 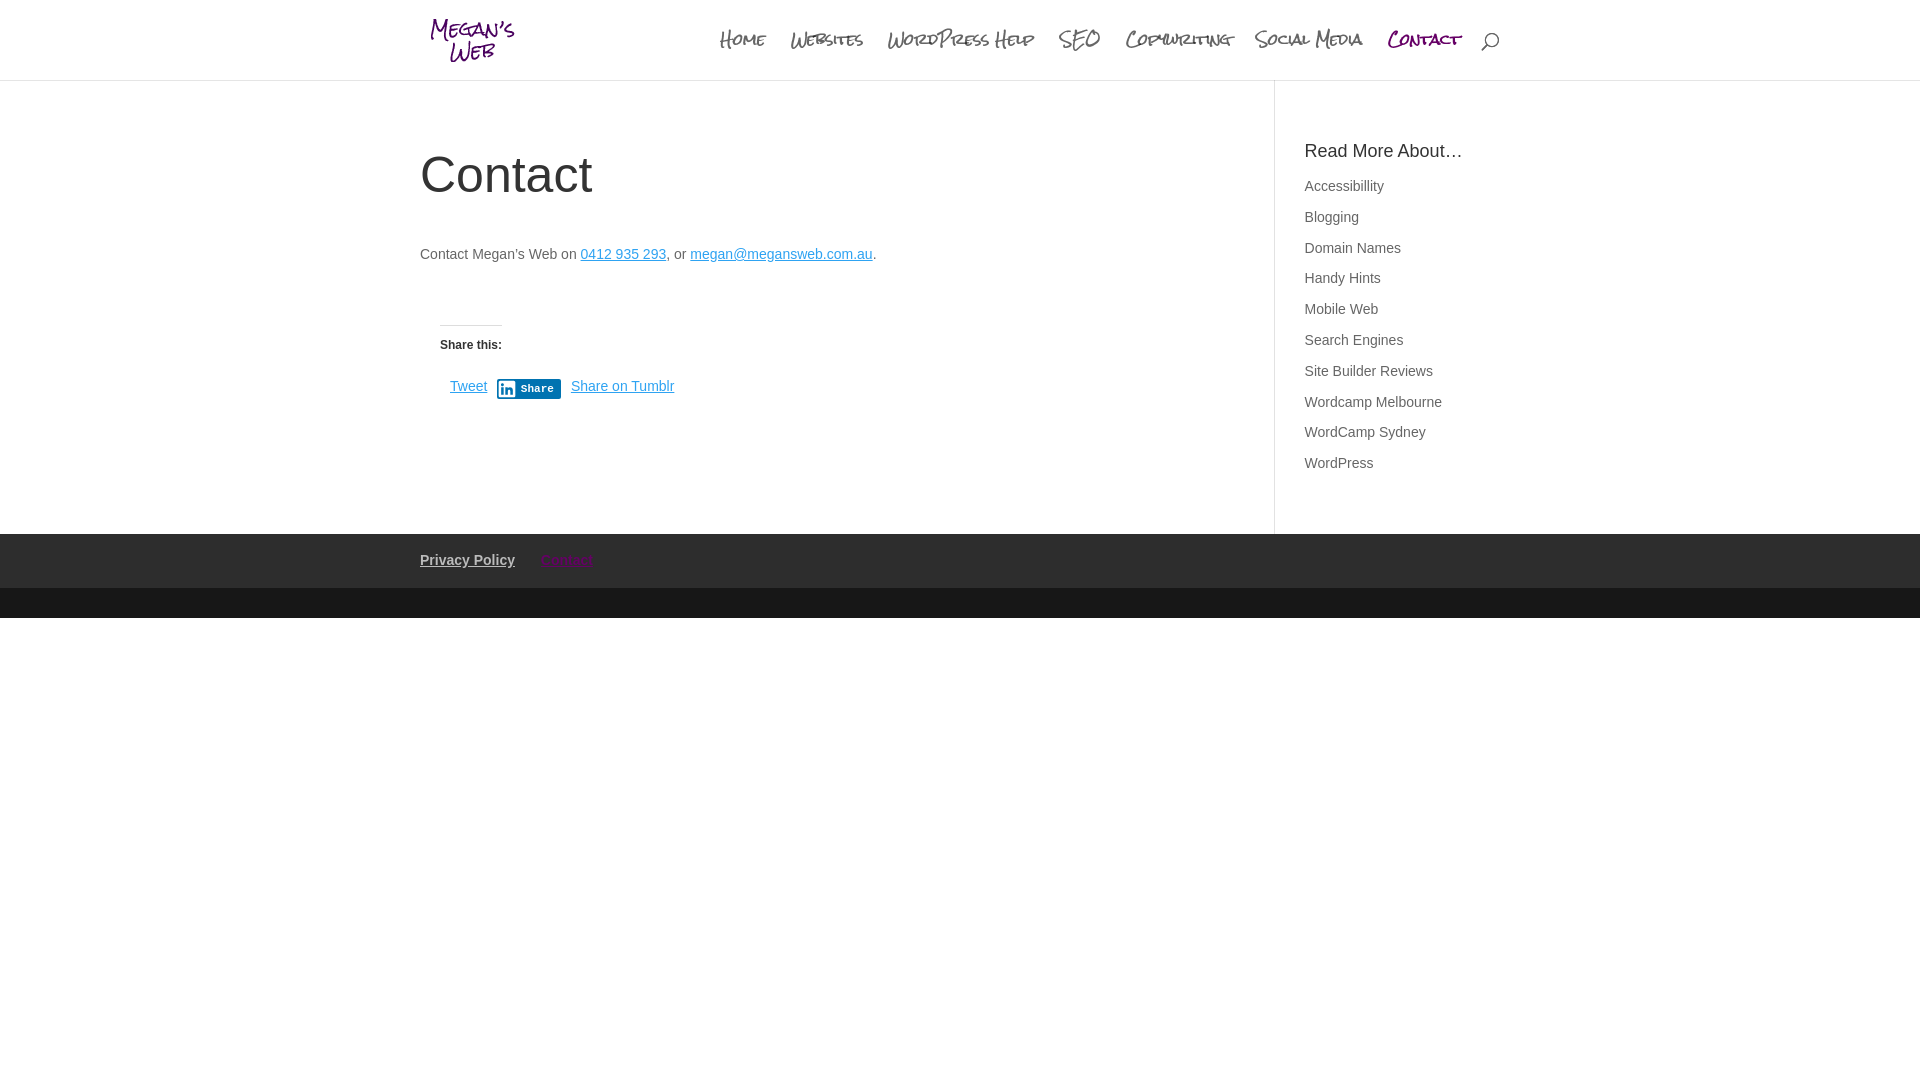 I want to click on 'Accessibillity', so click(x=1344, y=185).